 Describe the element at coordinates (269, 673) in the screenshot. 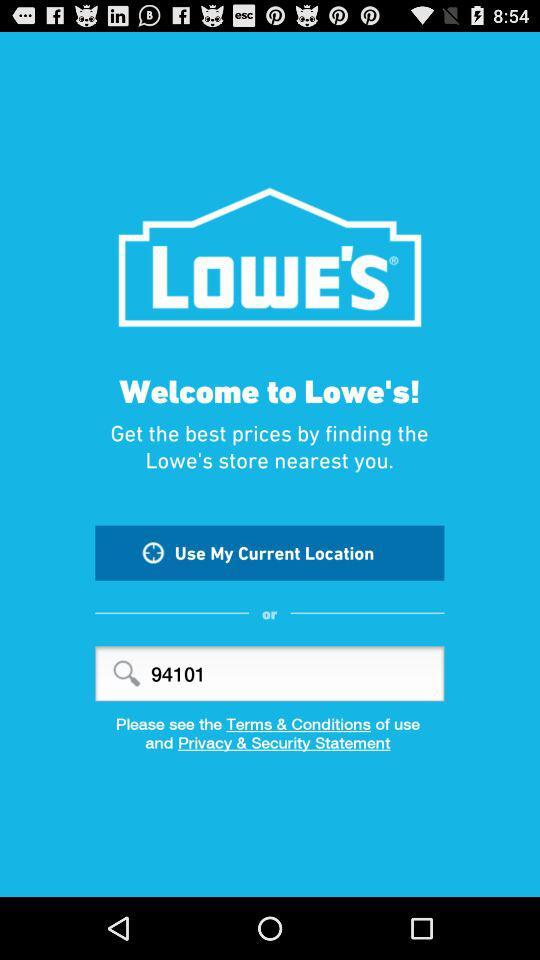

I see `the 94101 icon` at that location.